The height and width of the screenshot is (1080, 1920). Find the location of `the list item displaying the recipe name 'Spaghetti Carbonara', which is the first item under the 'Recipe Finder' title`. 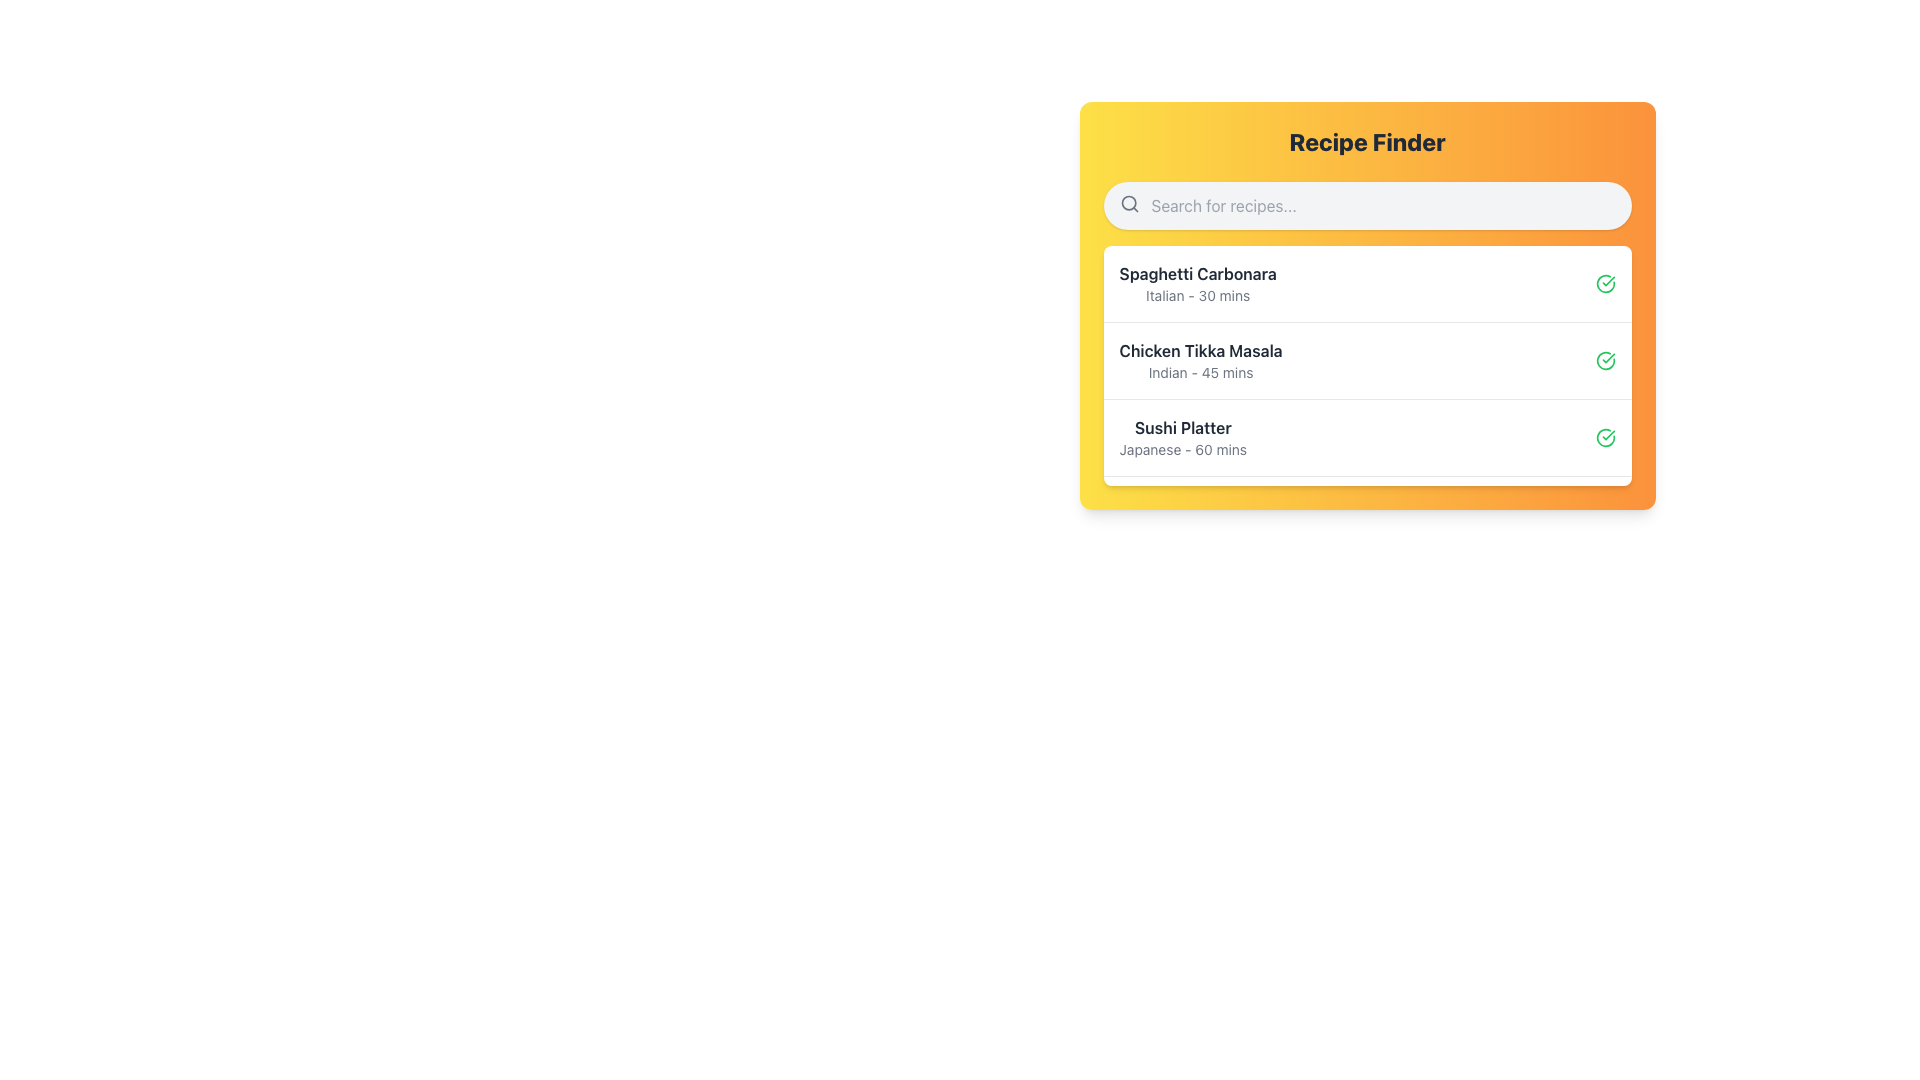

the list item displaying the recipe name 'Spaghetti Carbonara', which is the first item under the 'Recipe Finder' title is located at coordinates (1366, 284).